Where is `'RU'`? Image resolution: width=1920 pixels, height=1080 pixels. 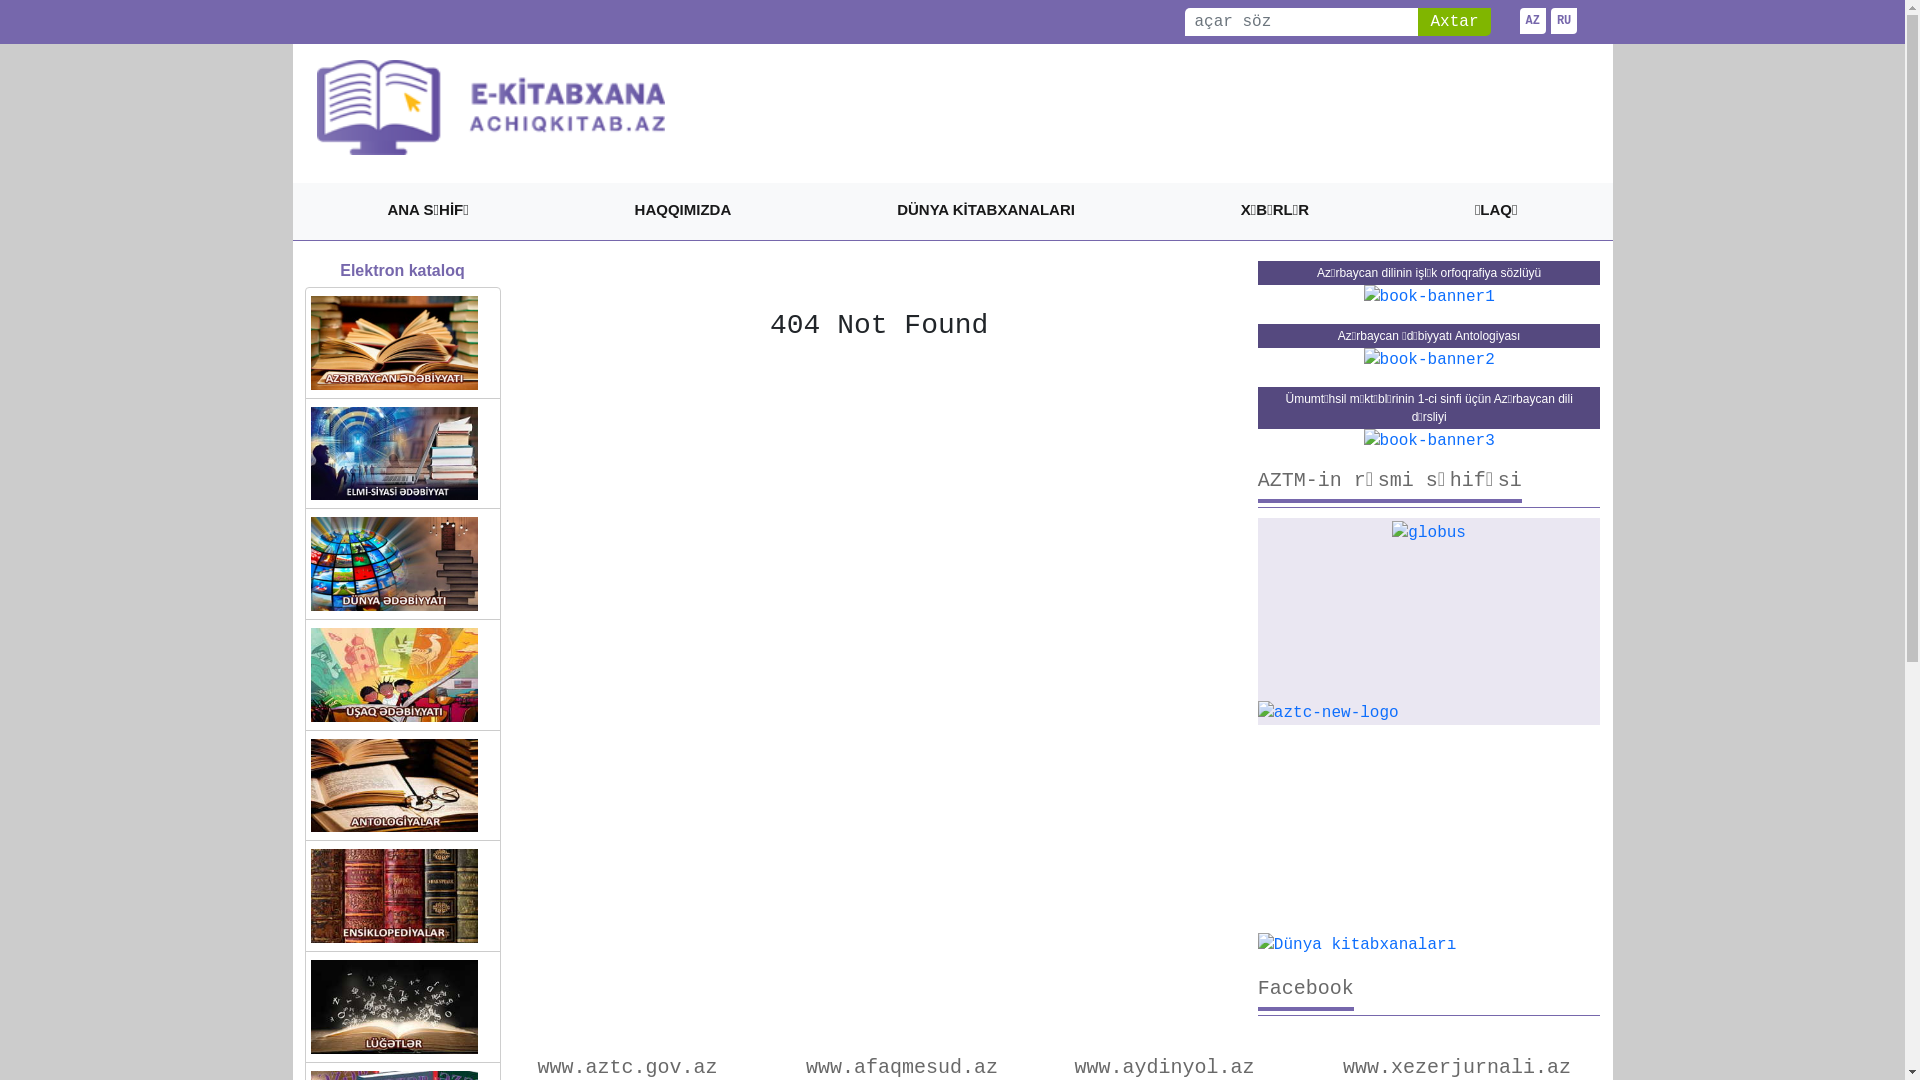 'RU' is located at coordinates (1563, 20).